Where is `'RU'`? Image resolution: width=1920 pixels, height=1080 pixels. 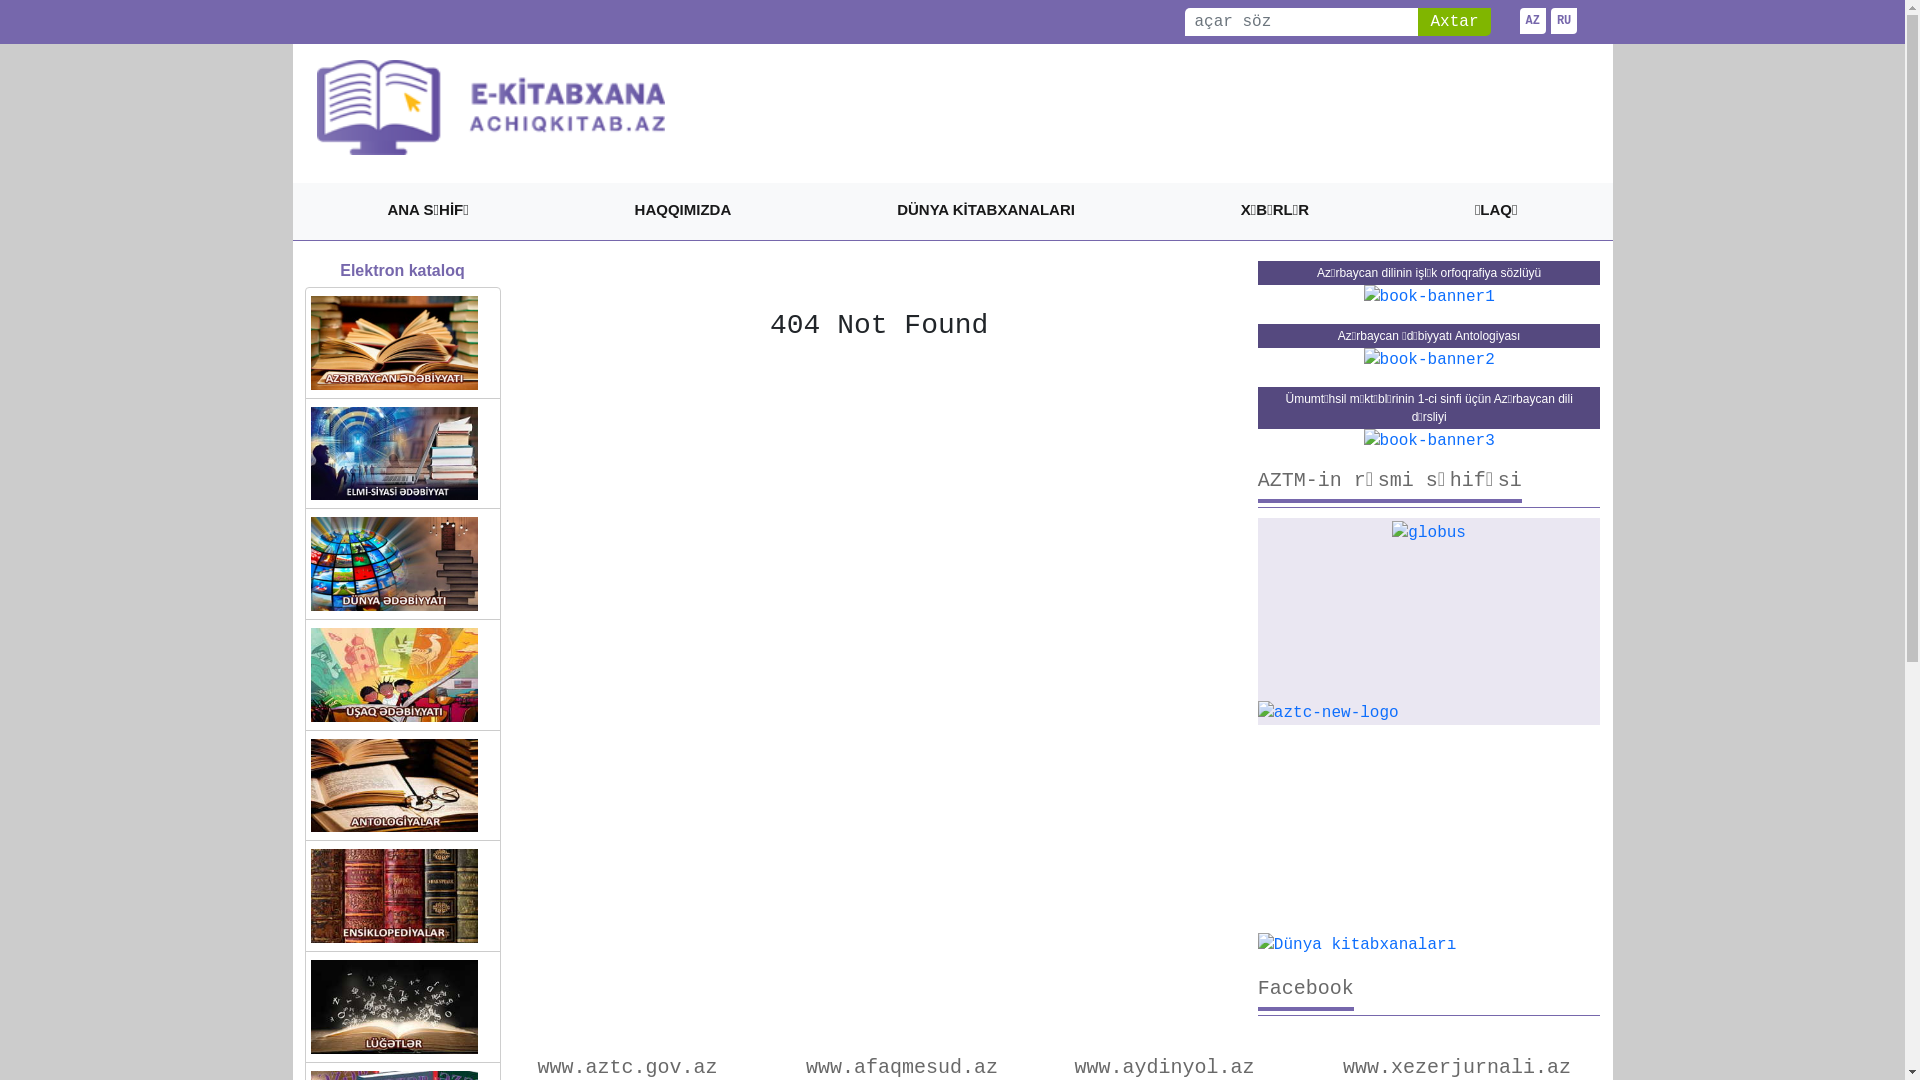 'RU' is located at coordinates (1563, 20).